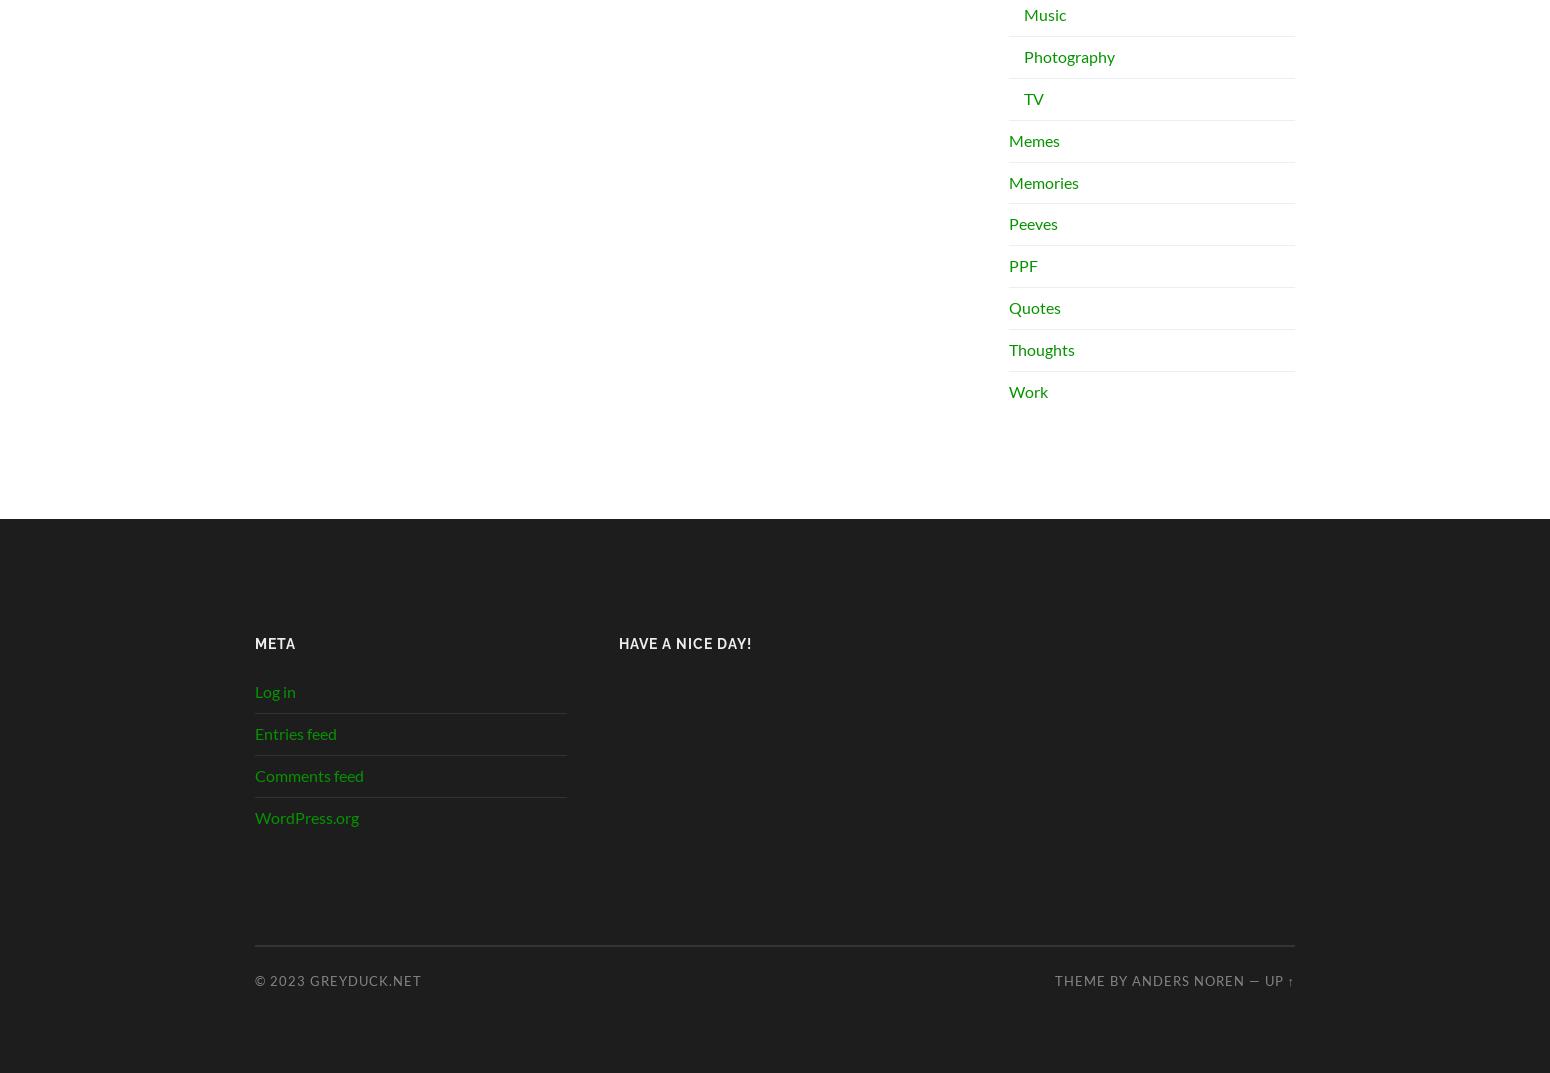  What do you see at coordinates (1028, 389) in the screenshot?
I see `'Work'` at bounding box center [1028, 389].